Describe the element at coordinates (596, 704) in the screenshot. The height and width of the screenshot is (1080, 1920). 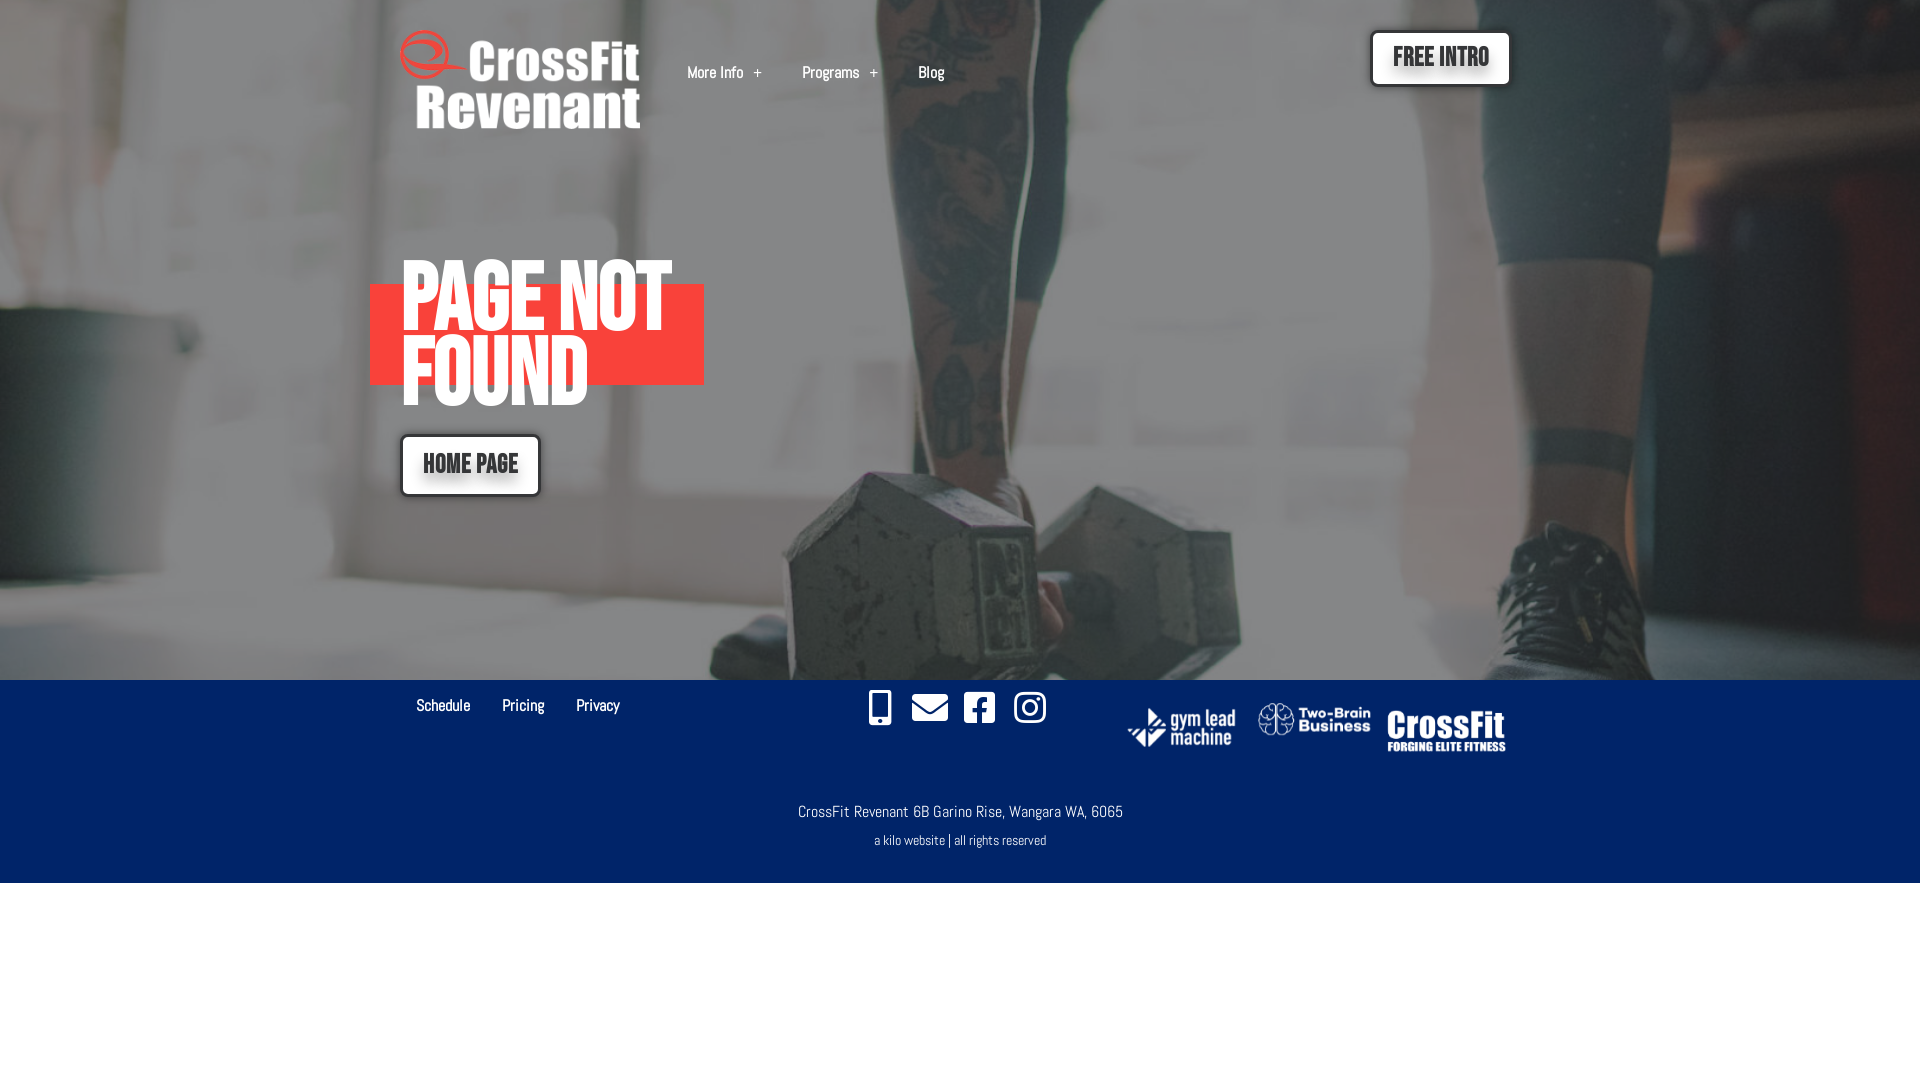
I see `'Privacy'` at that location.